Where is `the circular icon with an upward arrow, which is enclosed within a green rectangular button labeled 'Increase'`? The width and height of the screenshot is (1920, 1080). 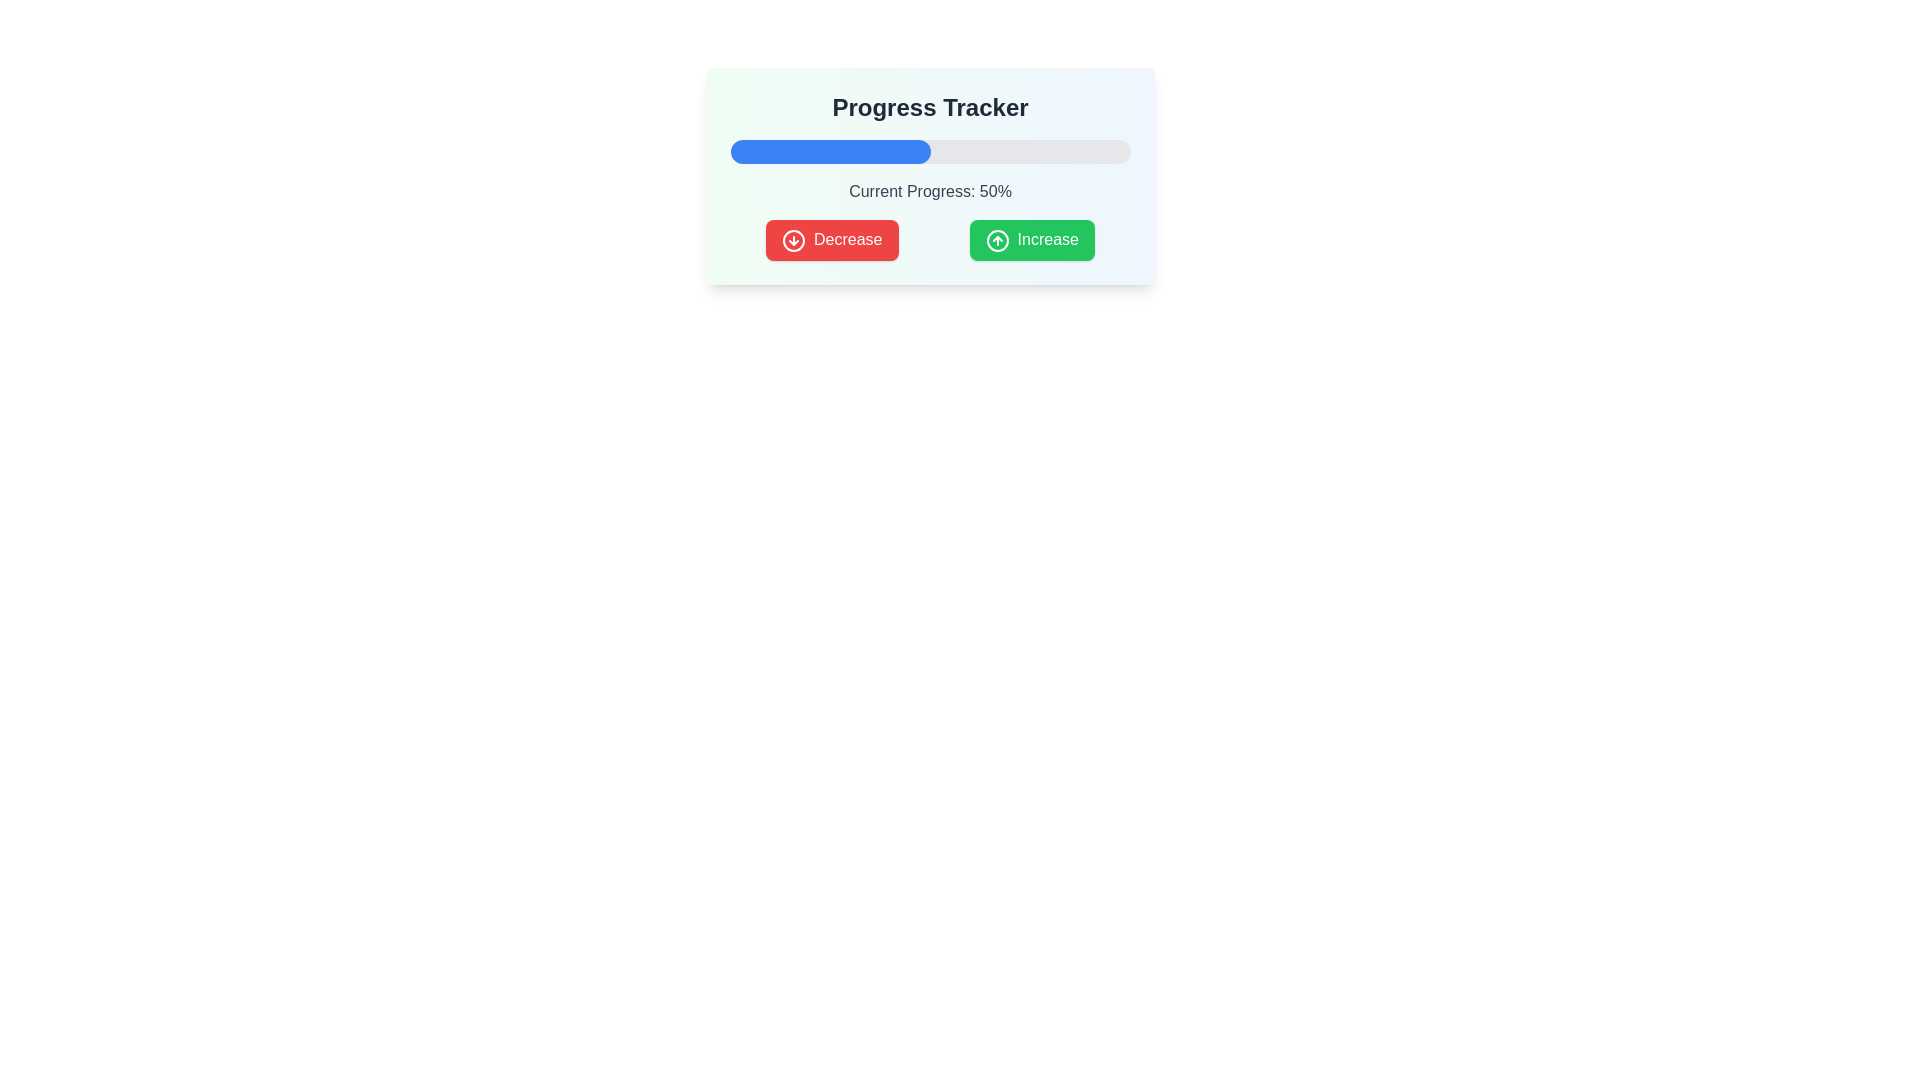
the circular icon with an upward arrow, which is enclosed within a green rectangular button labeled 'Increase' is located at coordinates (997, 239).